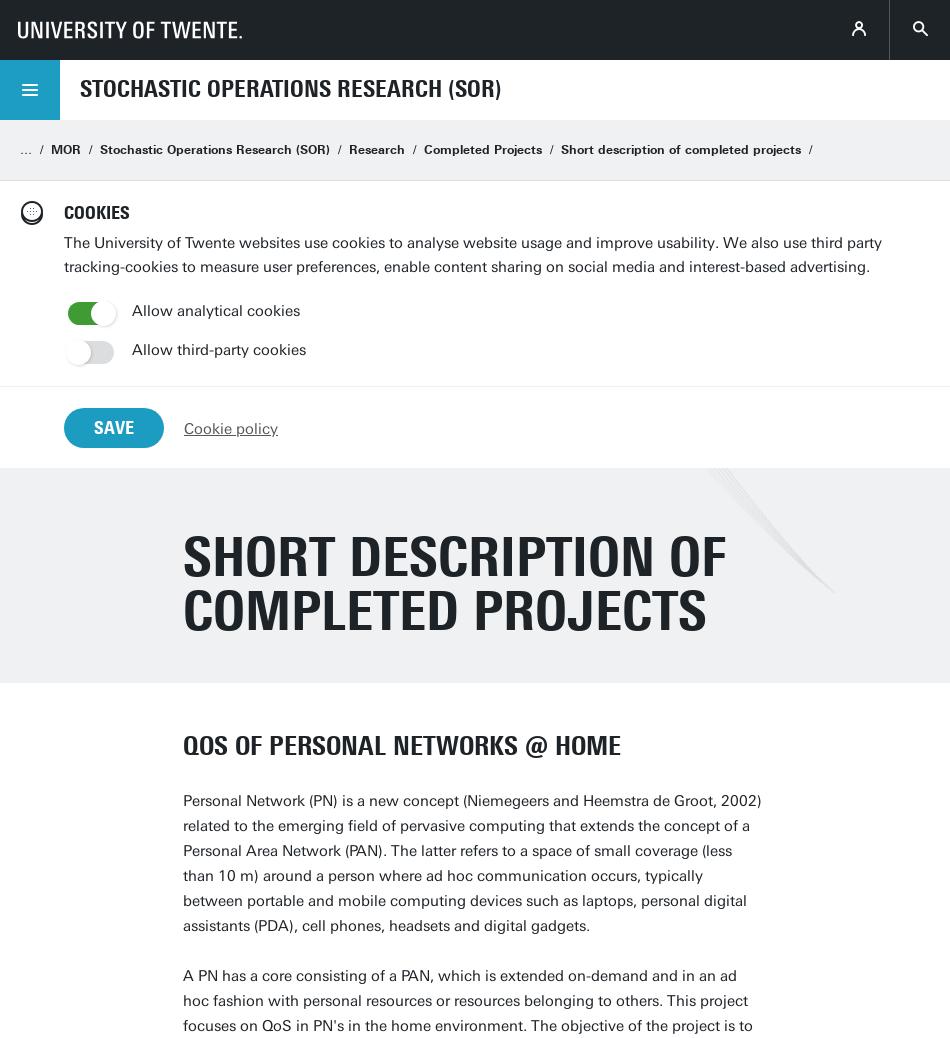  I want to click on 'Completed Projects', so click(482, 148).